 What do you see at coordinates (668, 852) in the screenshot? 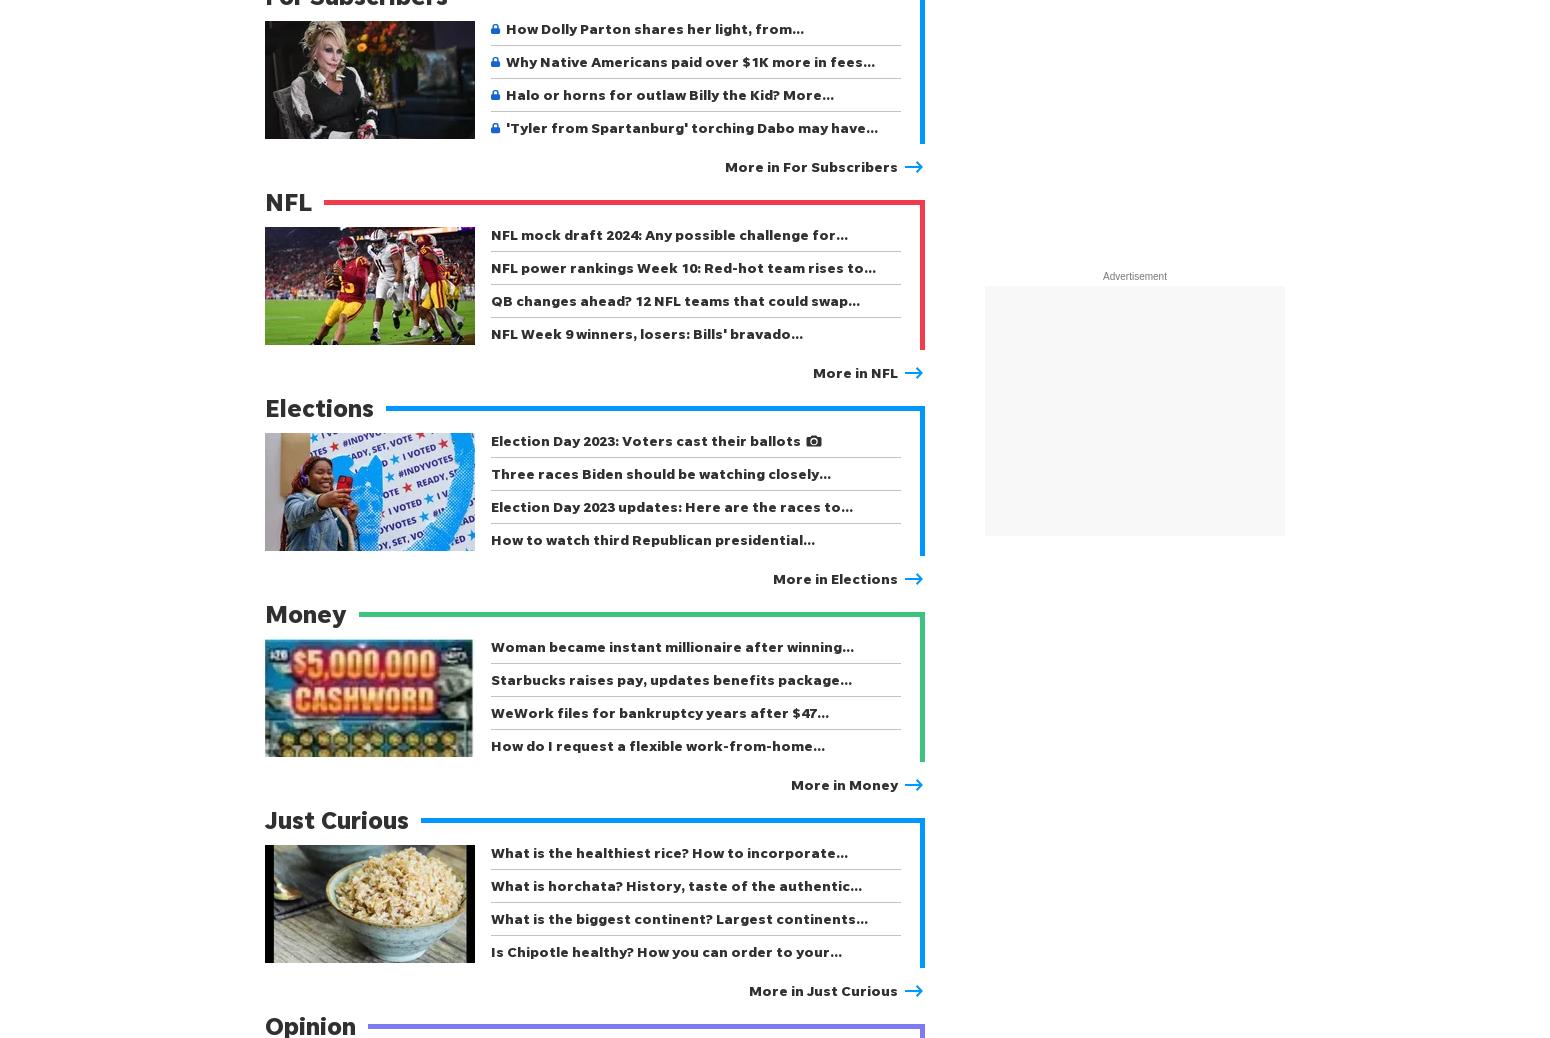
I see `'What is the healthiest rice? How to incorporate…'` at bounding box center [668, 852].